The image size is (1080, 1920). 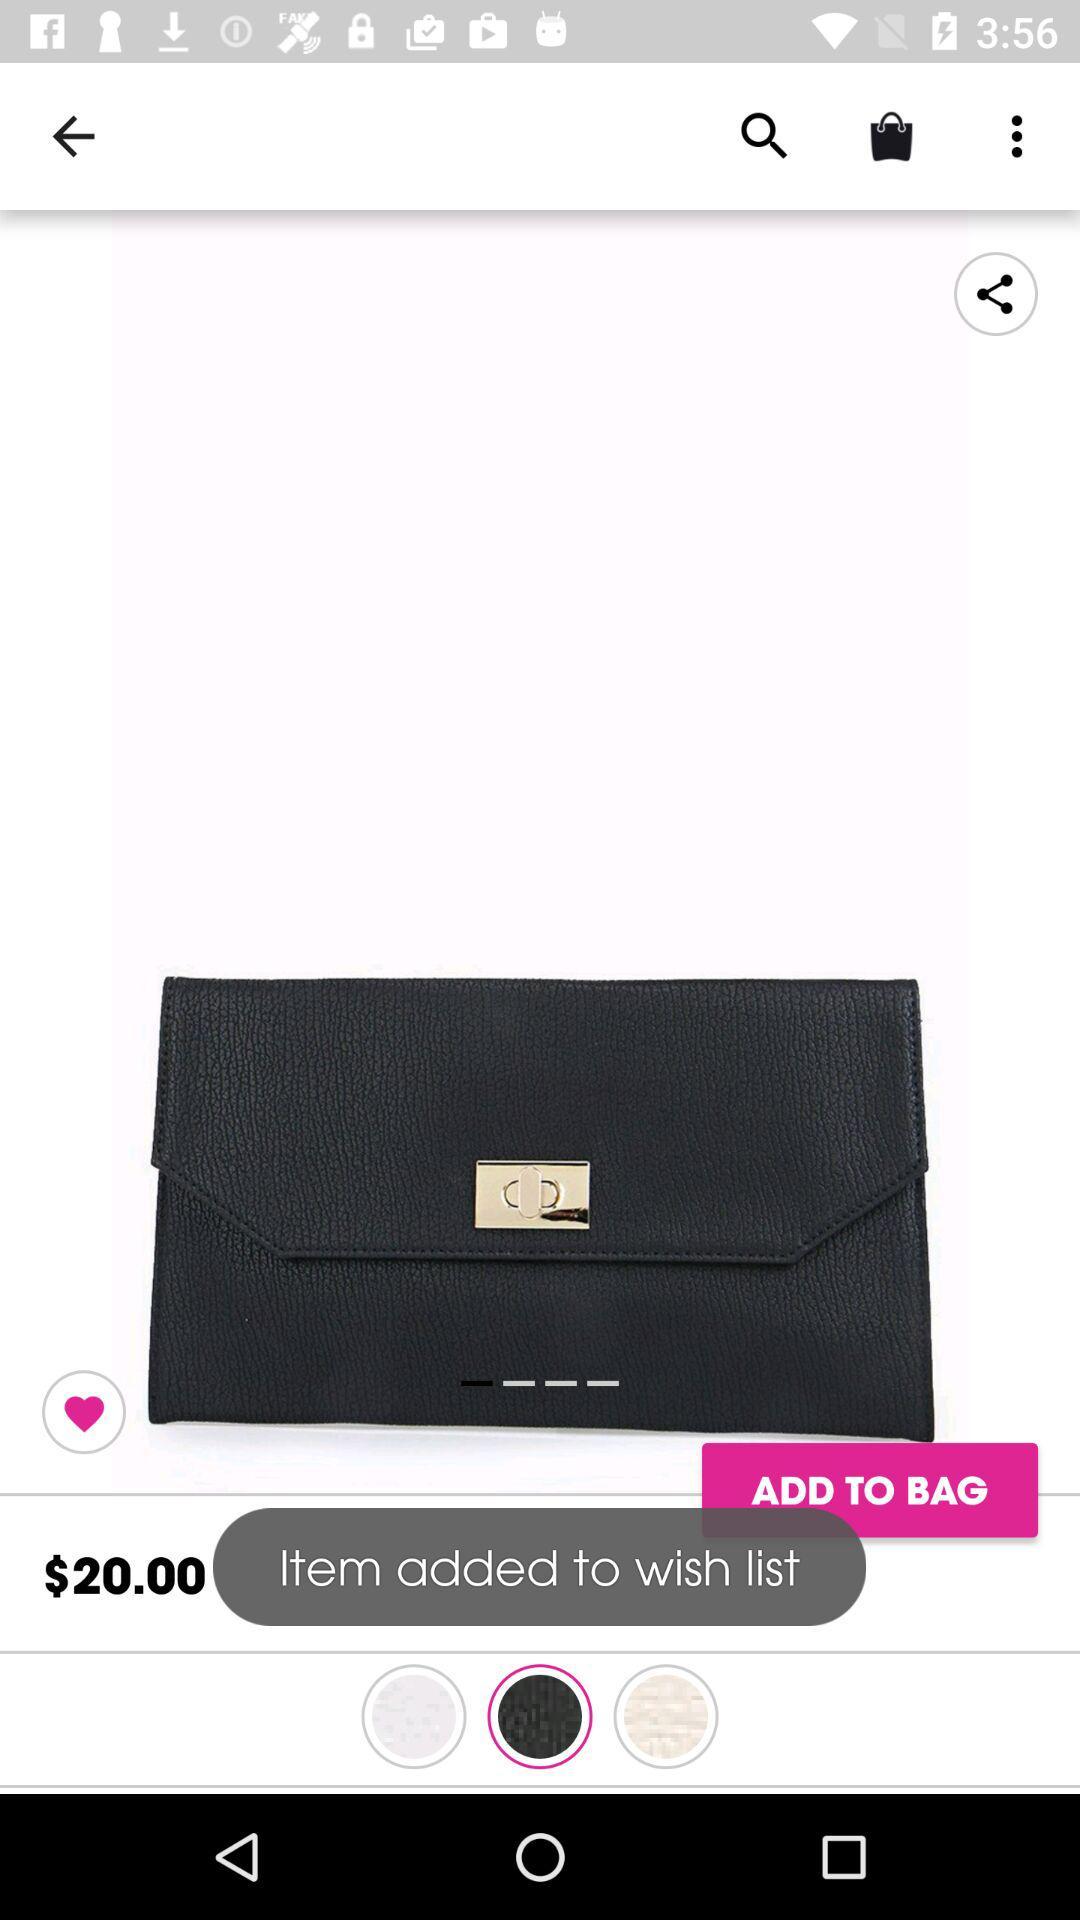 I want to click on share the product, so click(x=995, y=292).